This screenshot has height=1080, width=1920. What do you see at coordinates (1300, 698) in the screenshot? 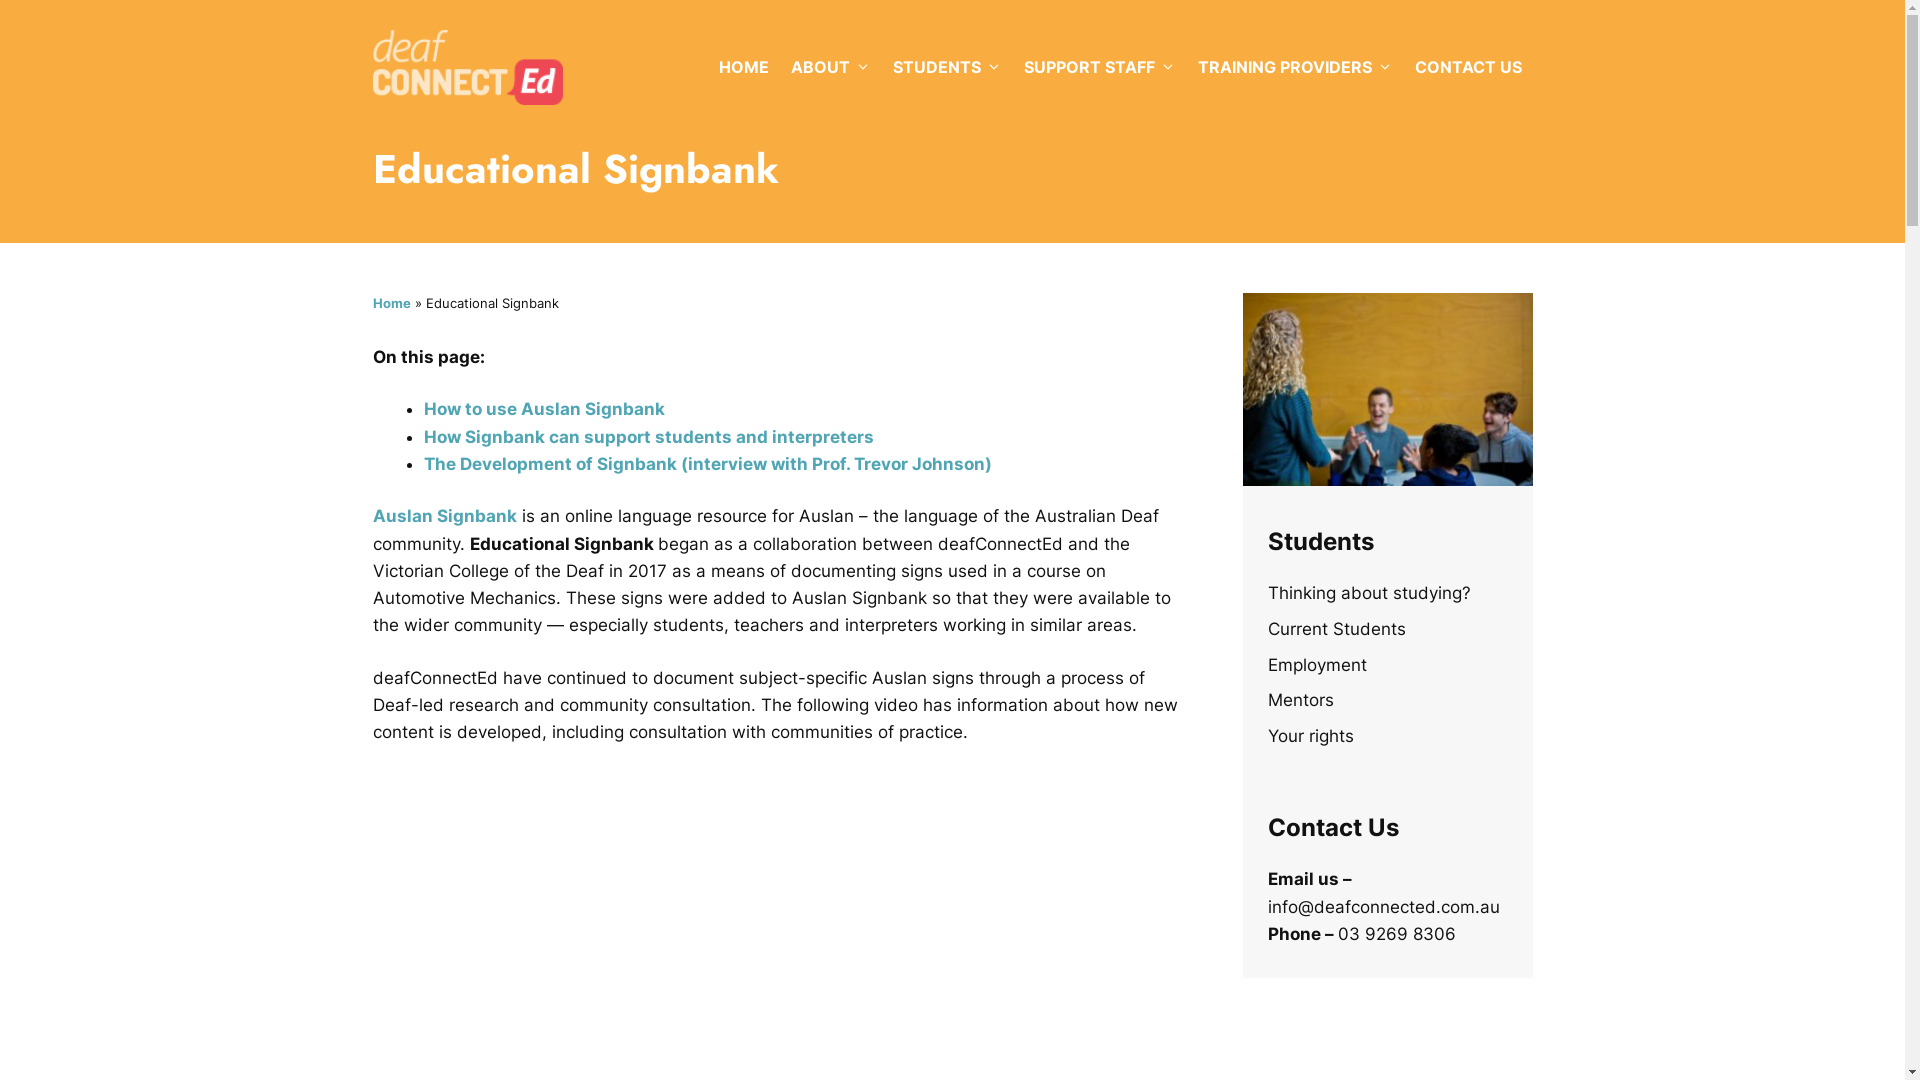
I see `'Mentors'` at bounding box center [1300, 698].